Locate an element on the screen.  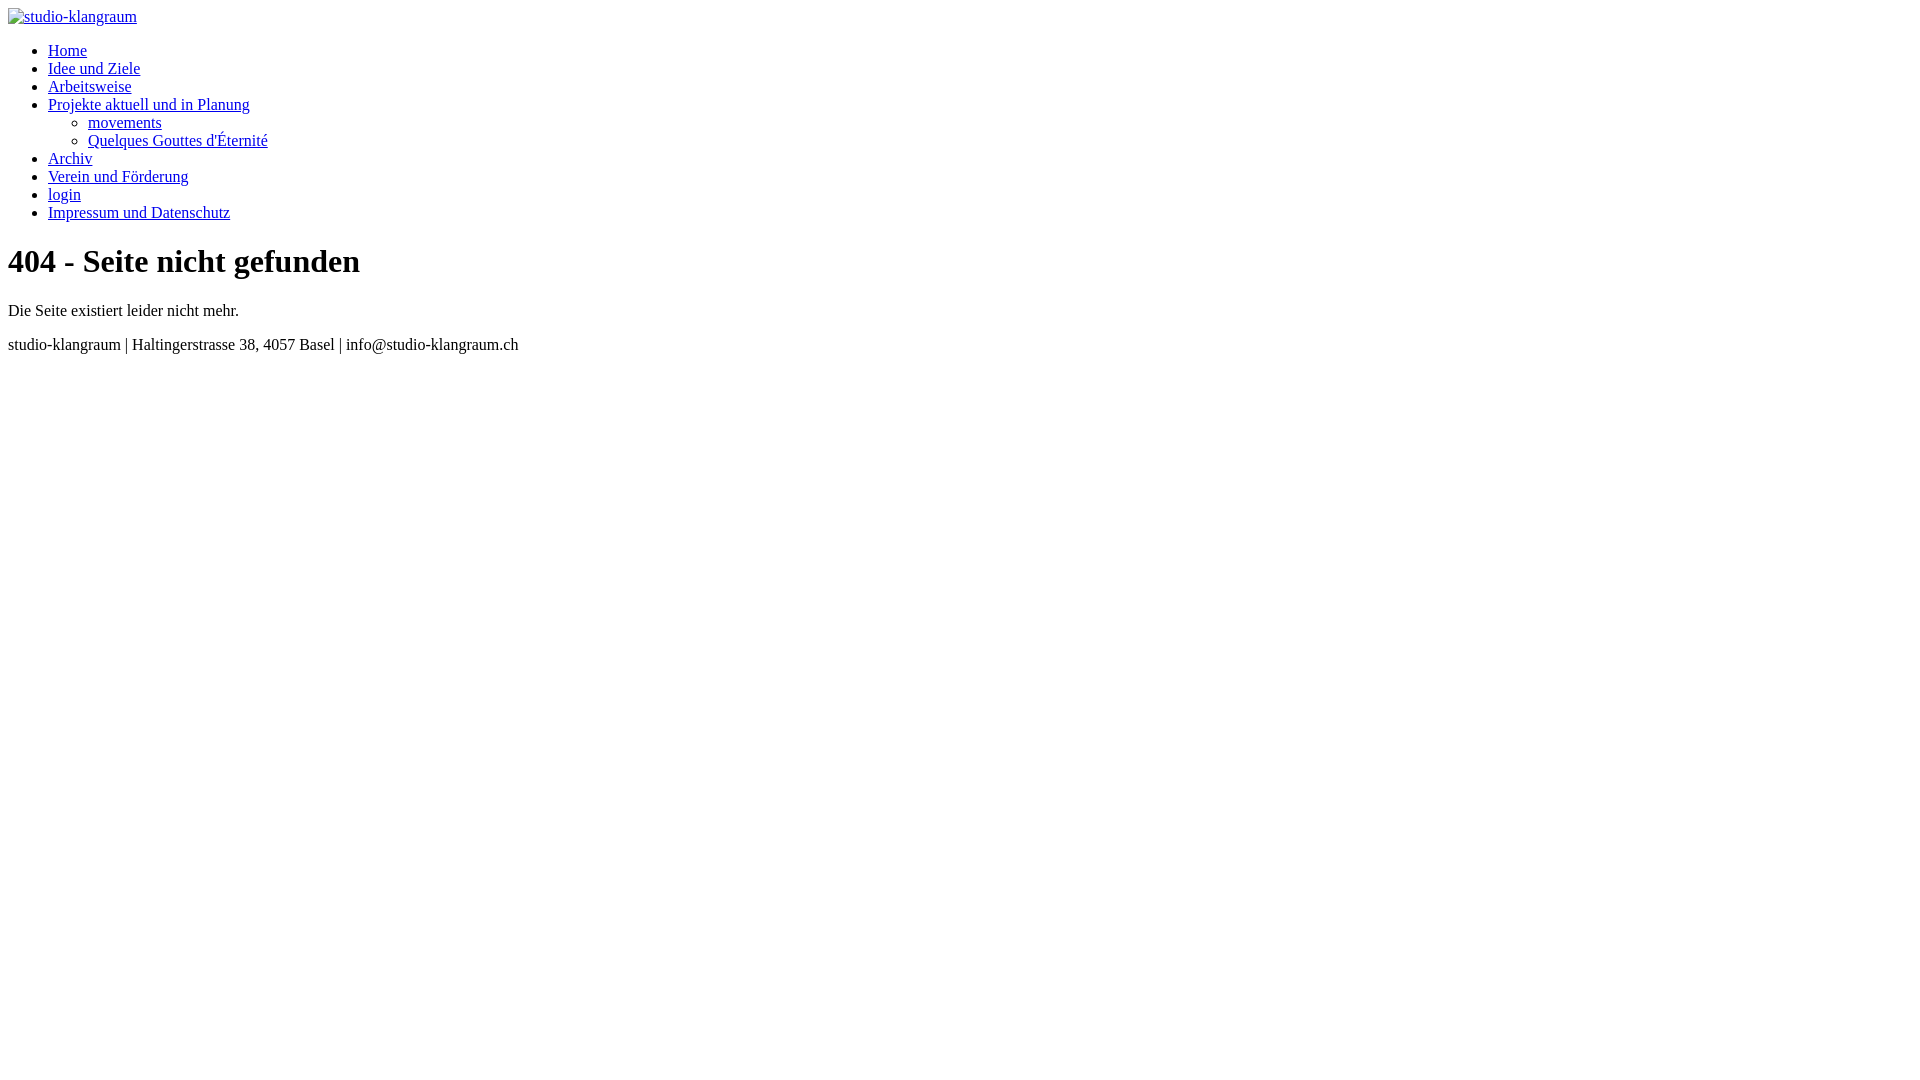
'Archiv' is located at coordinates (70, 157).